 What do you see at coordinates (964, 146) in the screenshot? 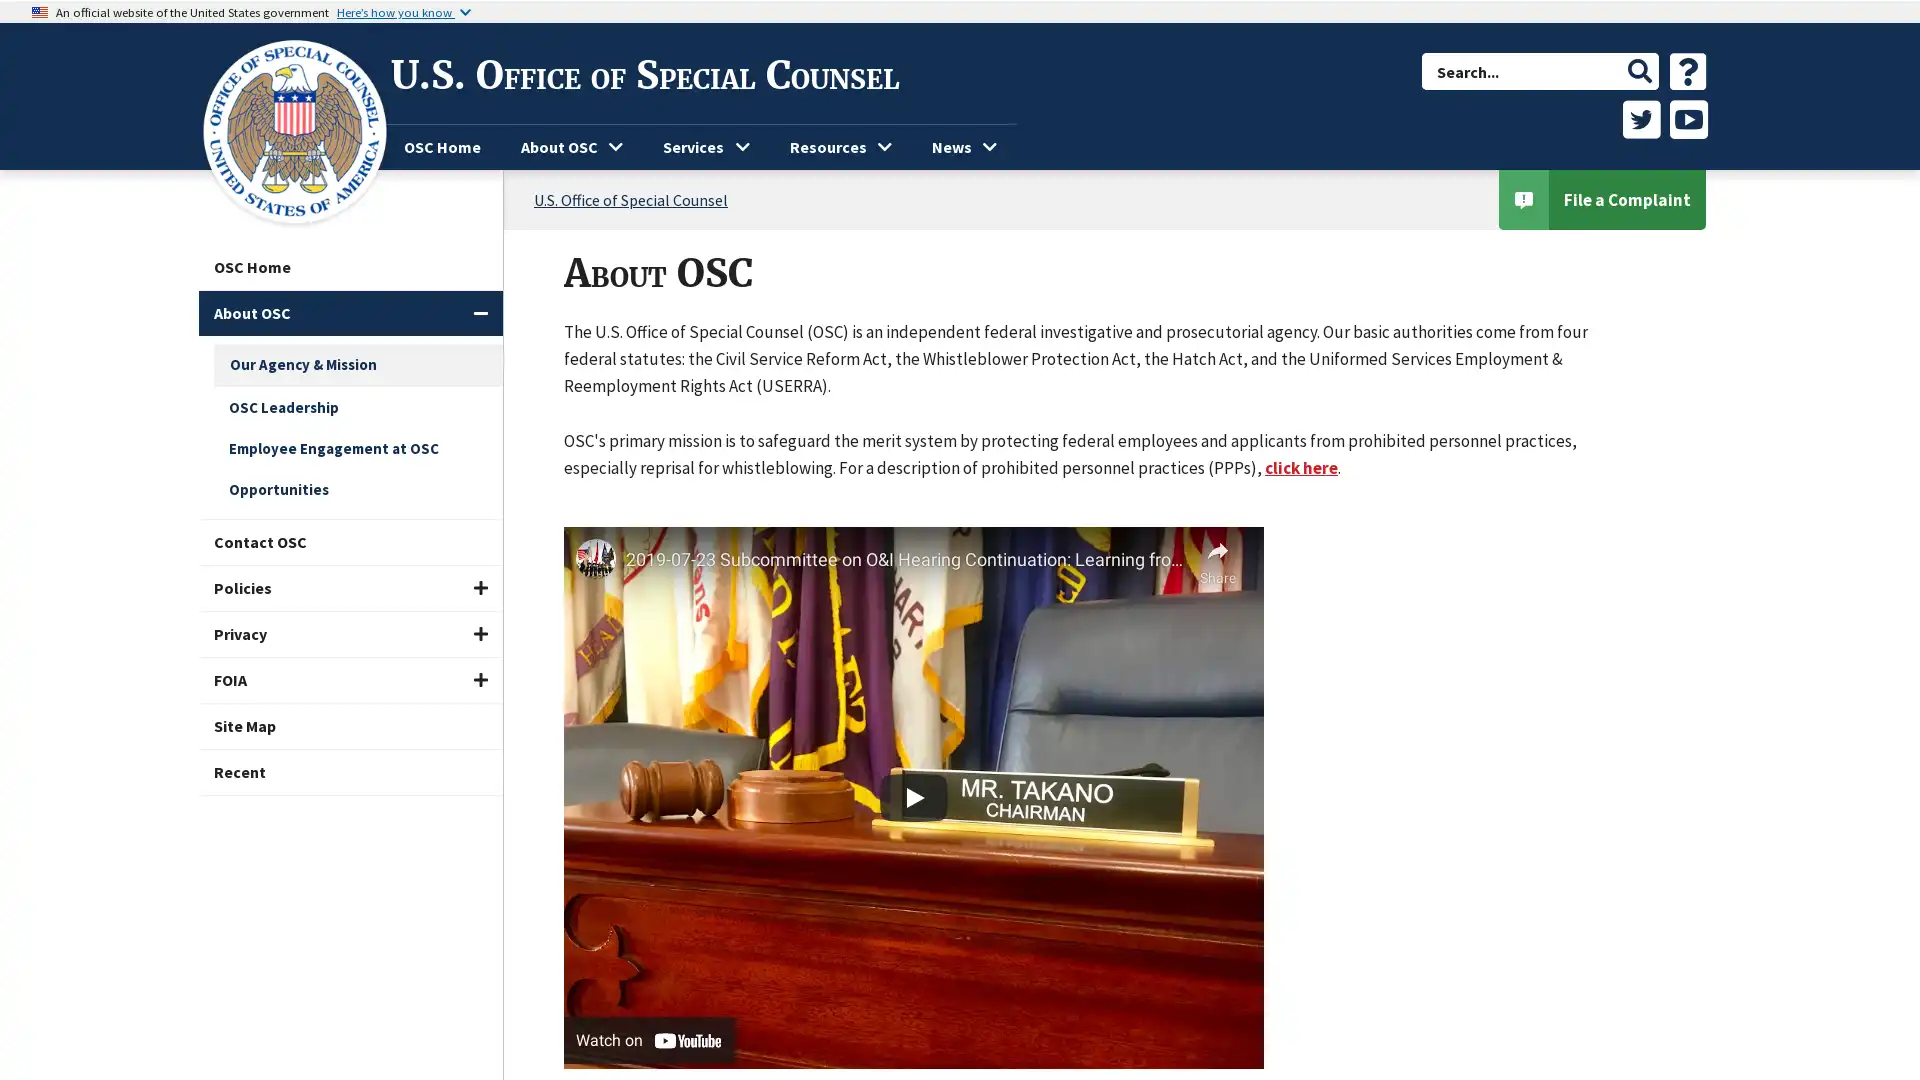
I see `News` at bounding box center [964, 146].